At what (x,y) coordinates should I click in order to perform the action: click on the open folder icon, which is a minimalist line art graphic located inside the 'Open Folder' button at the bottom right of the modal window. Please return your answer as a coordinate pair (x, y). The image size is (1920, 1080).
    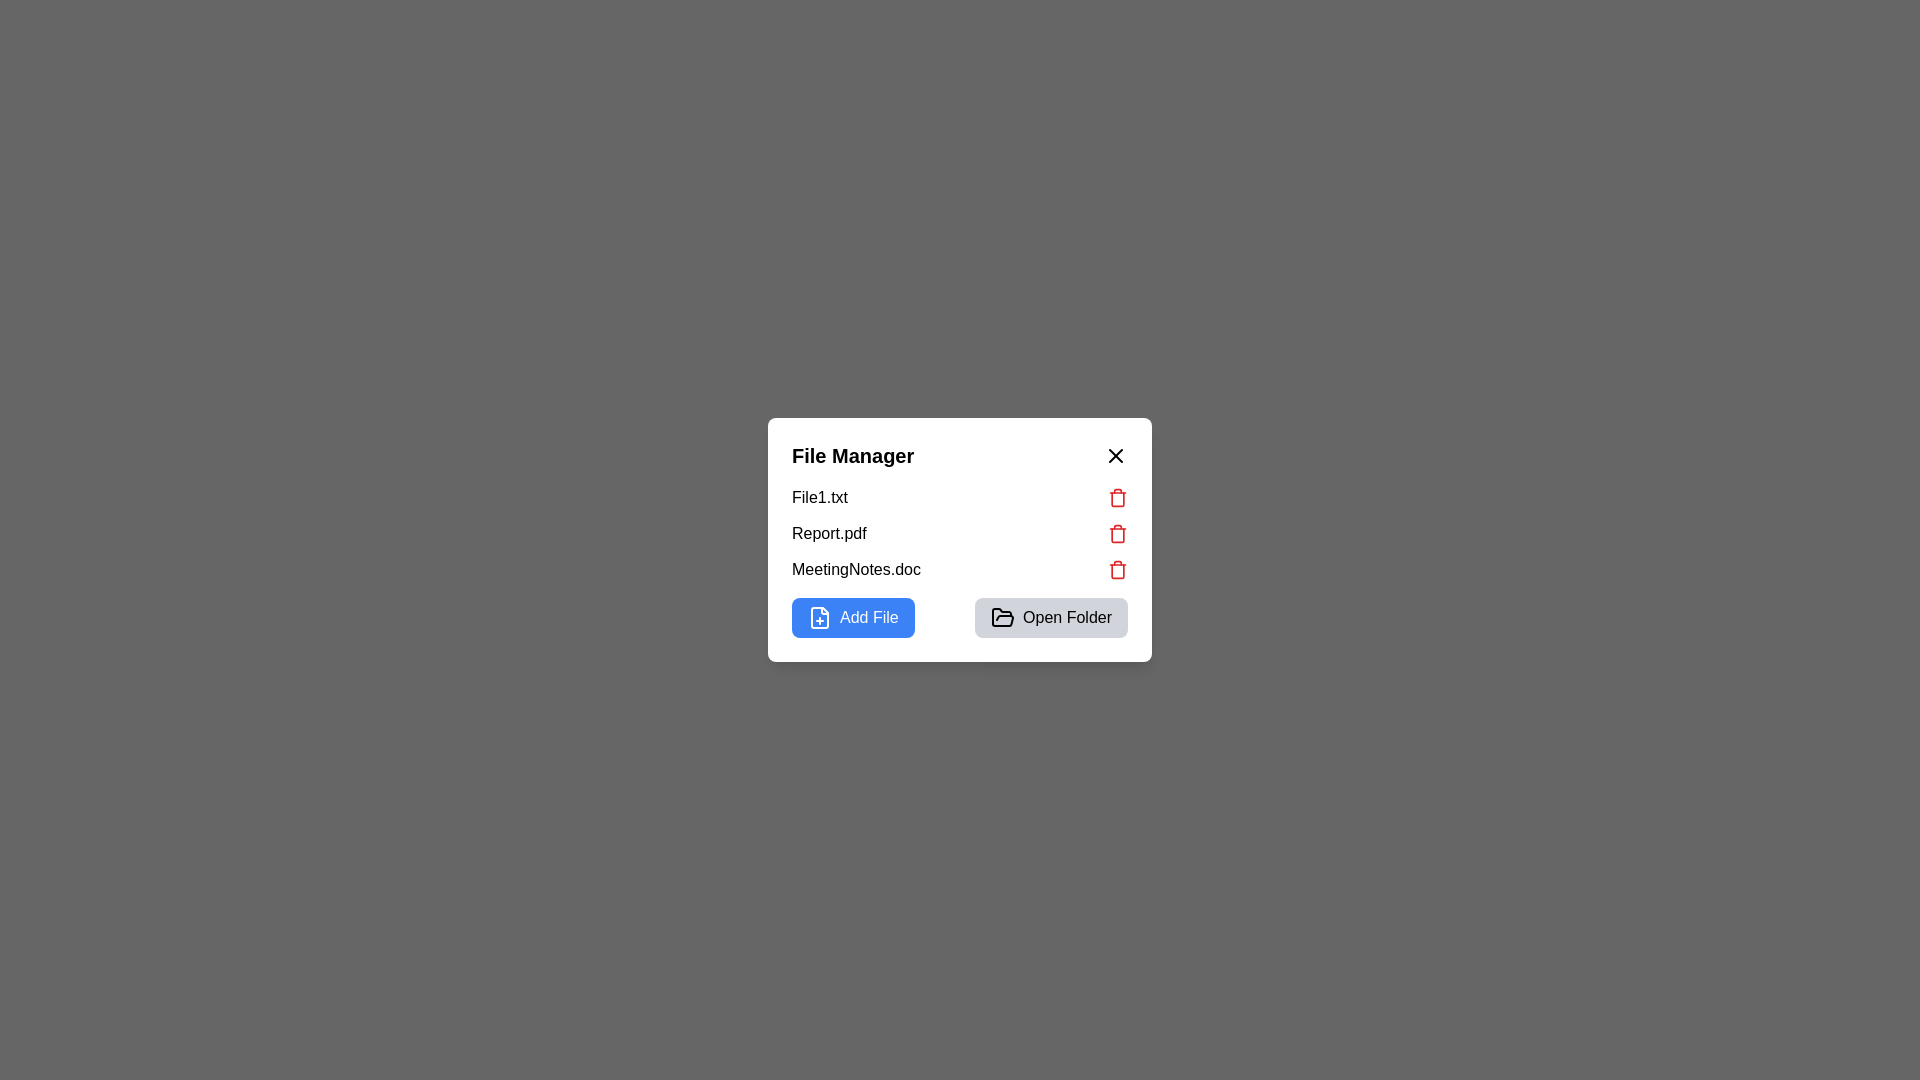
    Looking at the image, I should click on (1003, 616).